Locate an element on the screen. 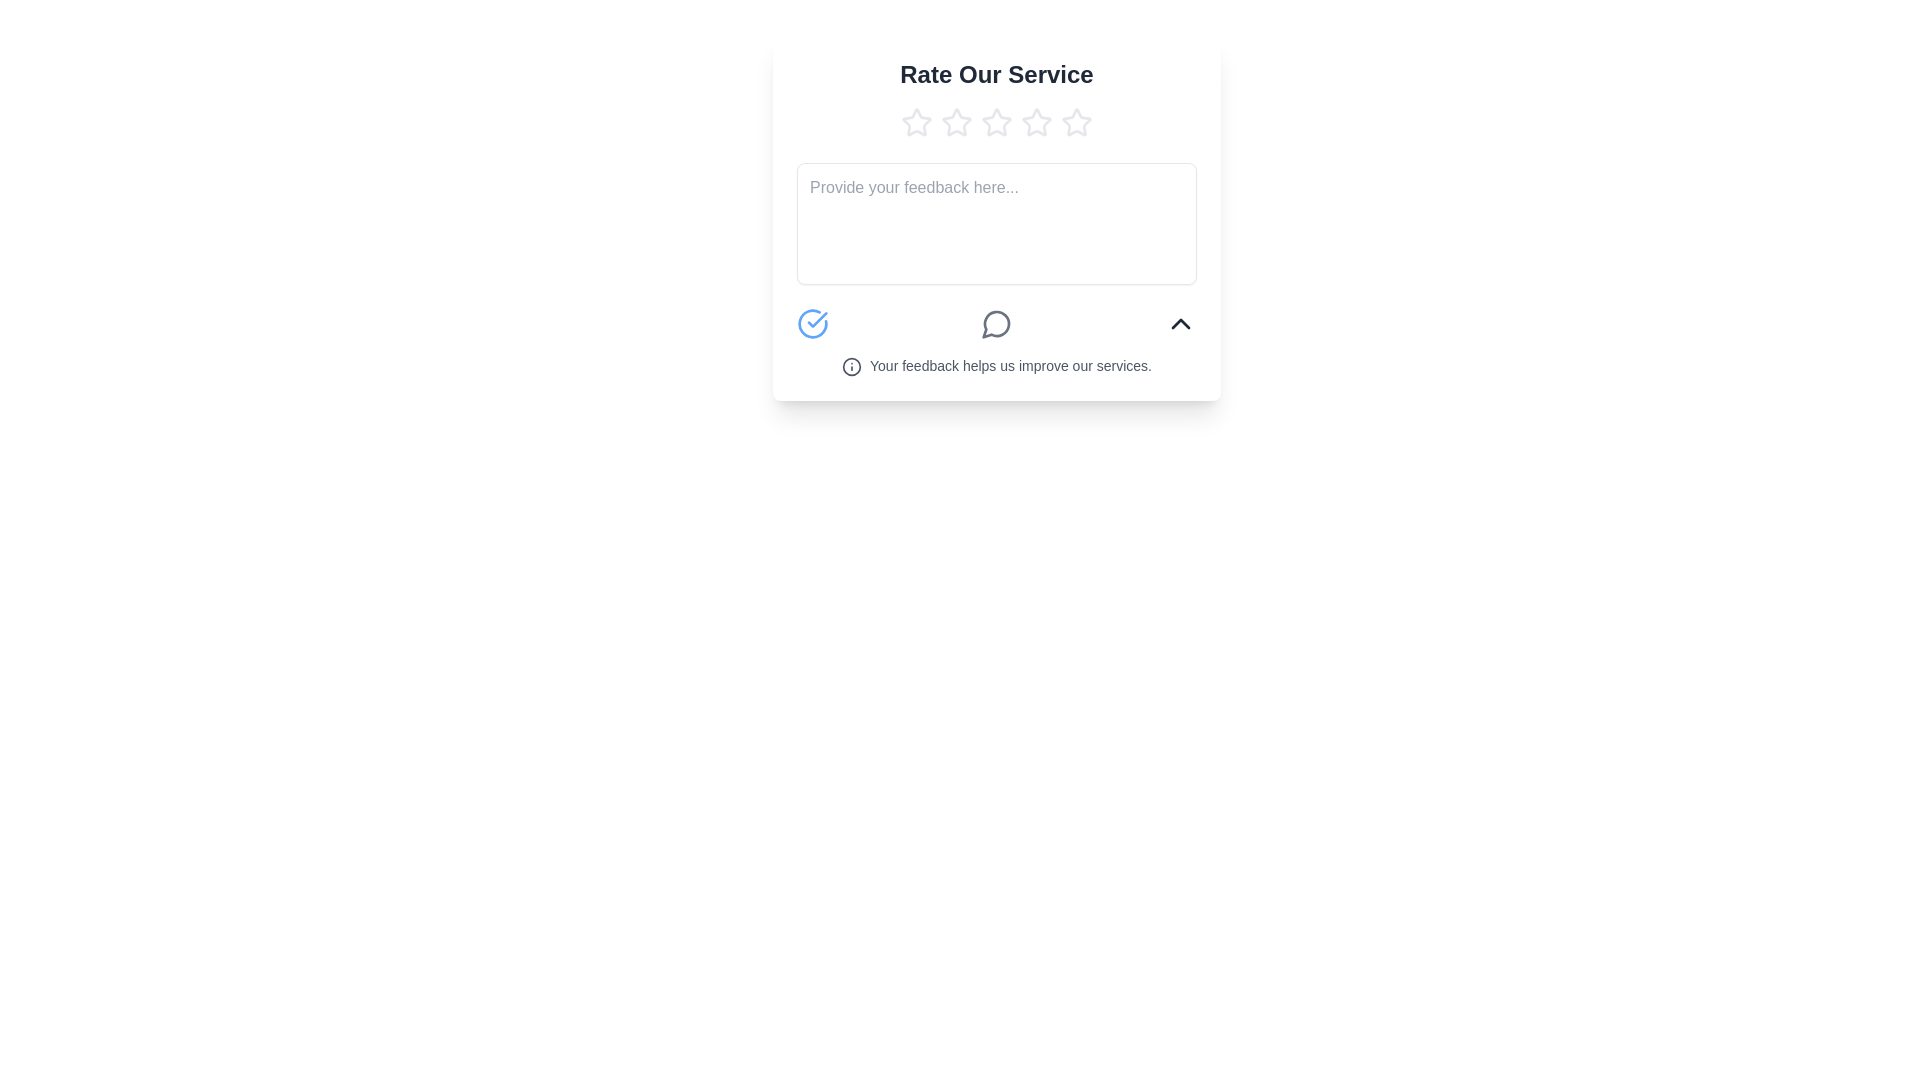  the fifth star in the user rating system is located at coordinates (1075, 123).